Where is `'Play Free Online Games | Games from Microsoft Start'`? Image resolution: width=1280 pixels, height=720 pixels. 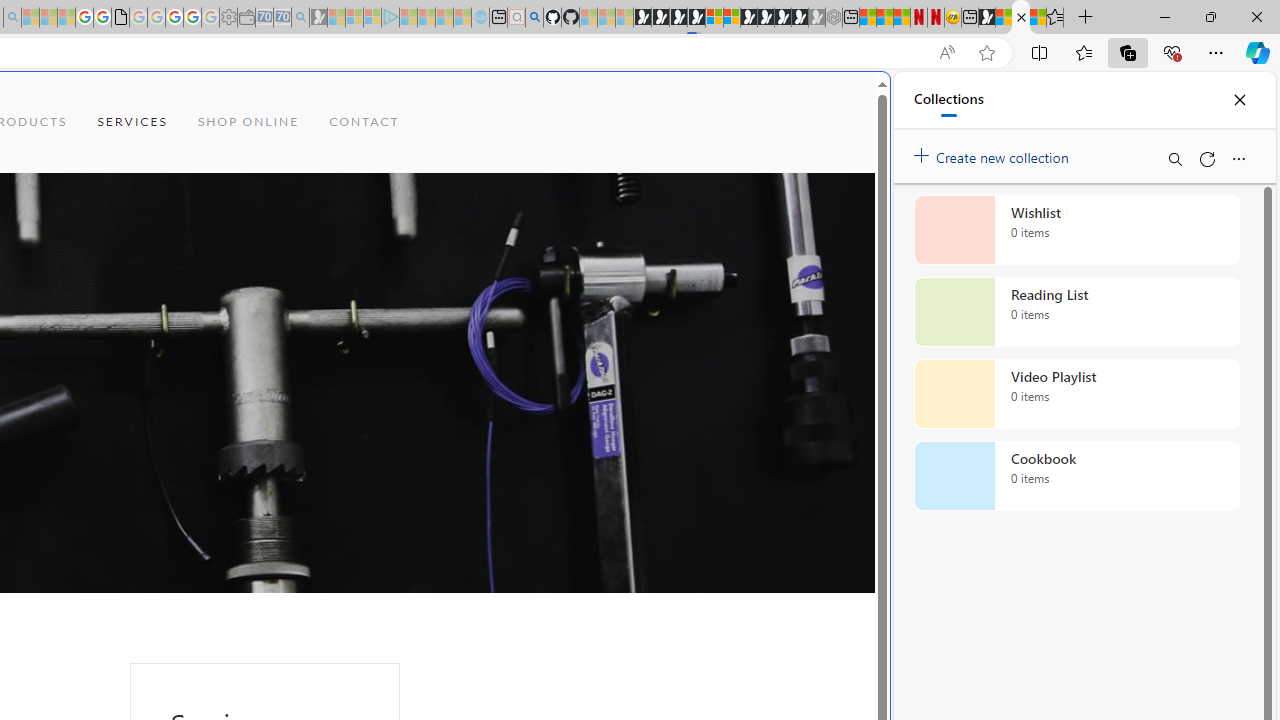 'Play Free Online Games | Games from Microsoft Start' is located at coordinates (642, 17).